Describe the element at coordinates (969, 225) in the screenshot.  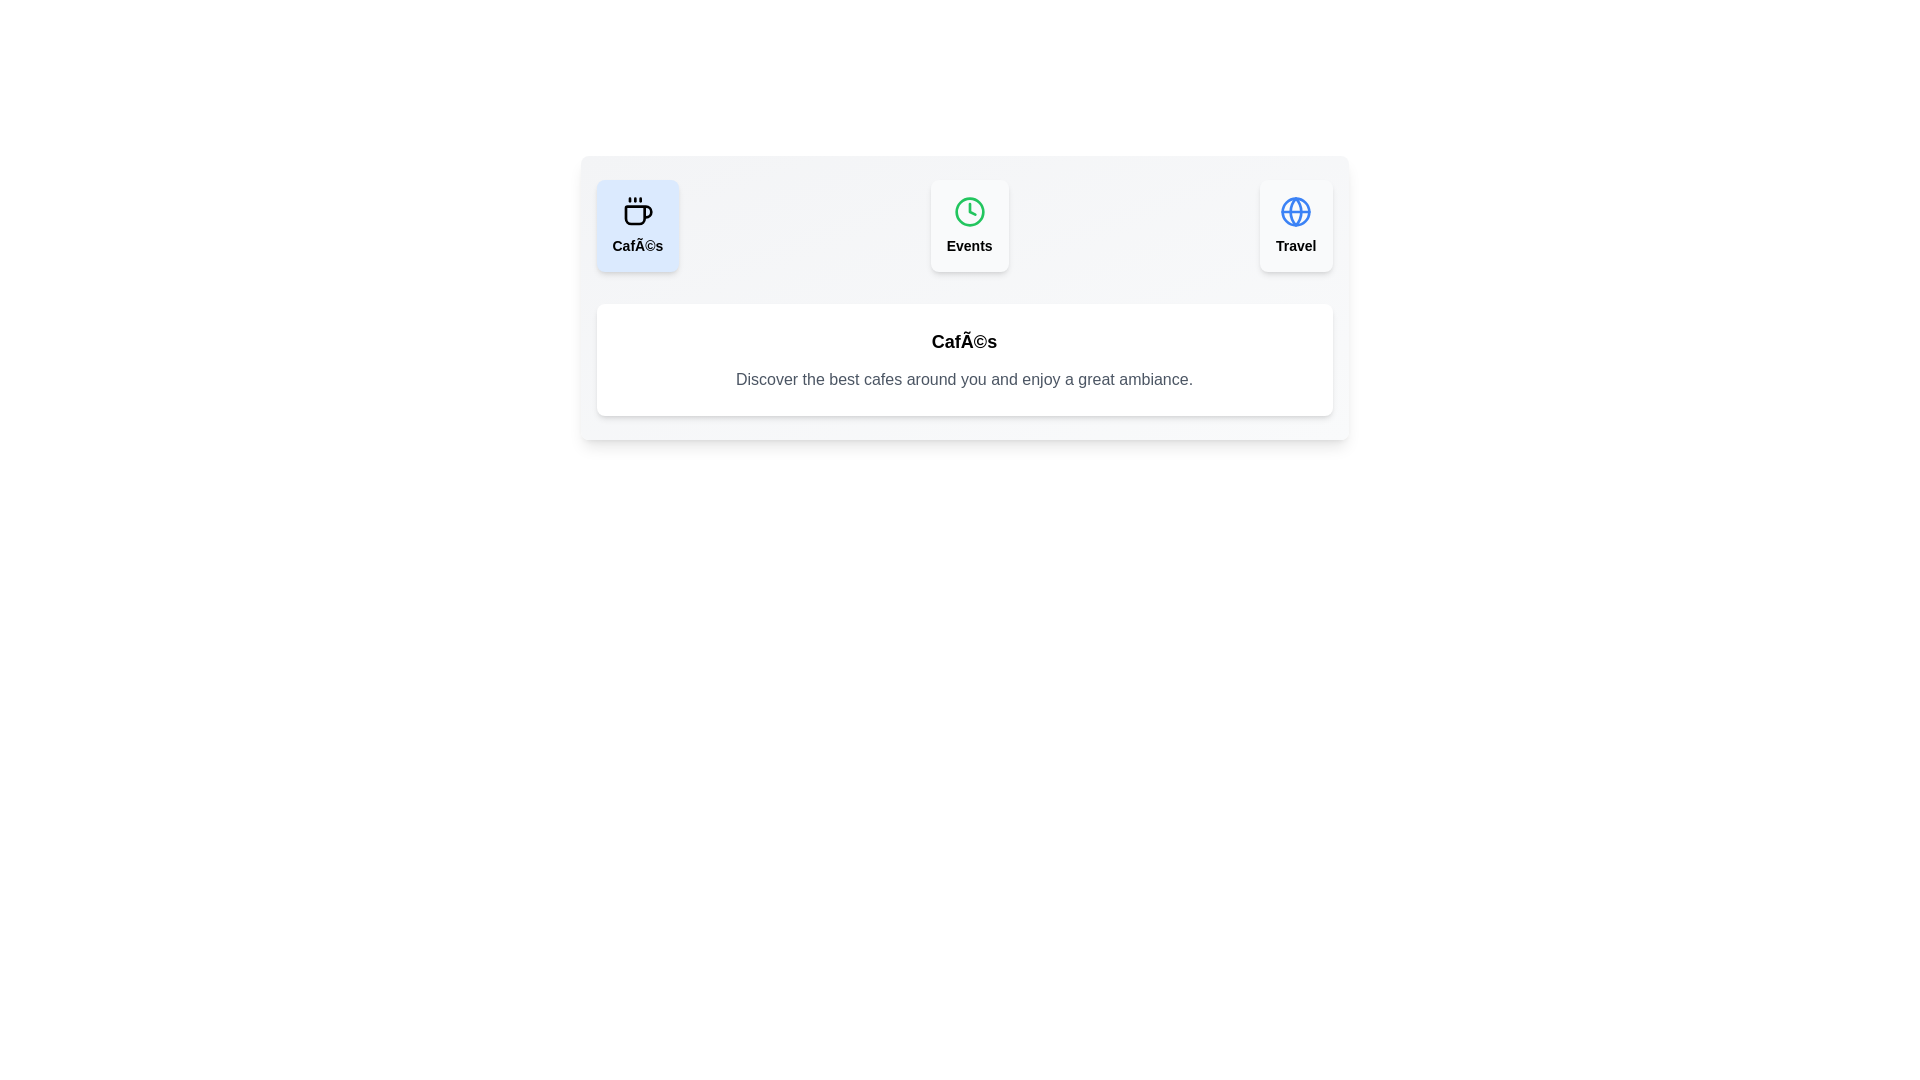
I see `the tab labeled Events to observe its hover effects` at that location.